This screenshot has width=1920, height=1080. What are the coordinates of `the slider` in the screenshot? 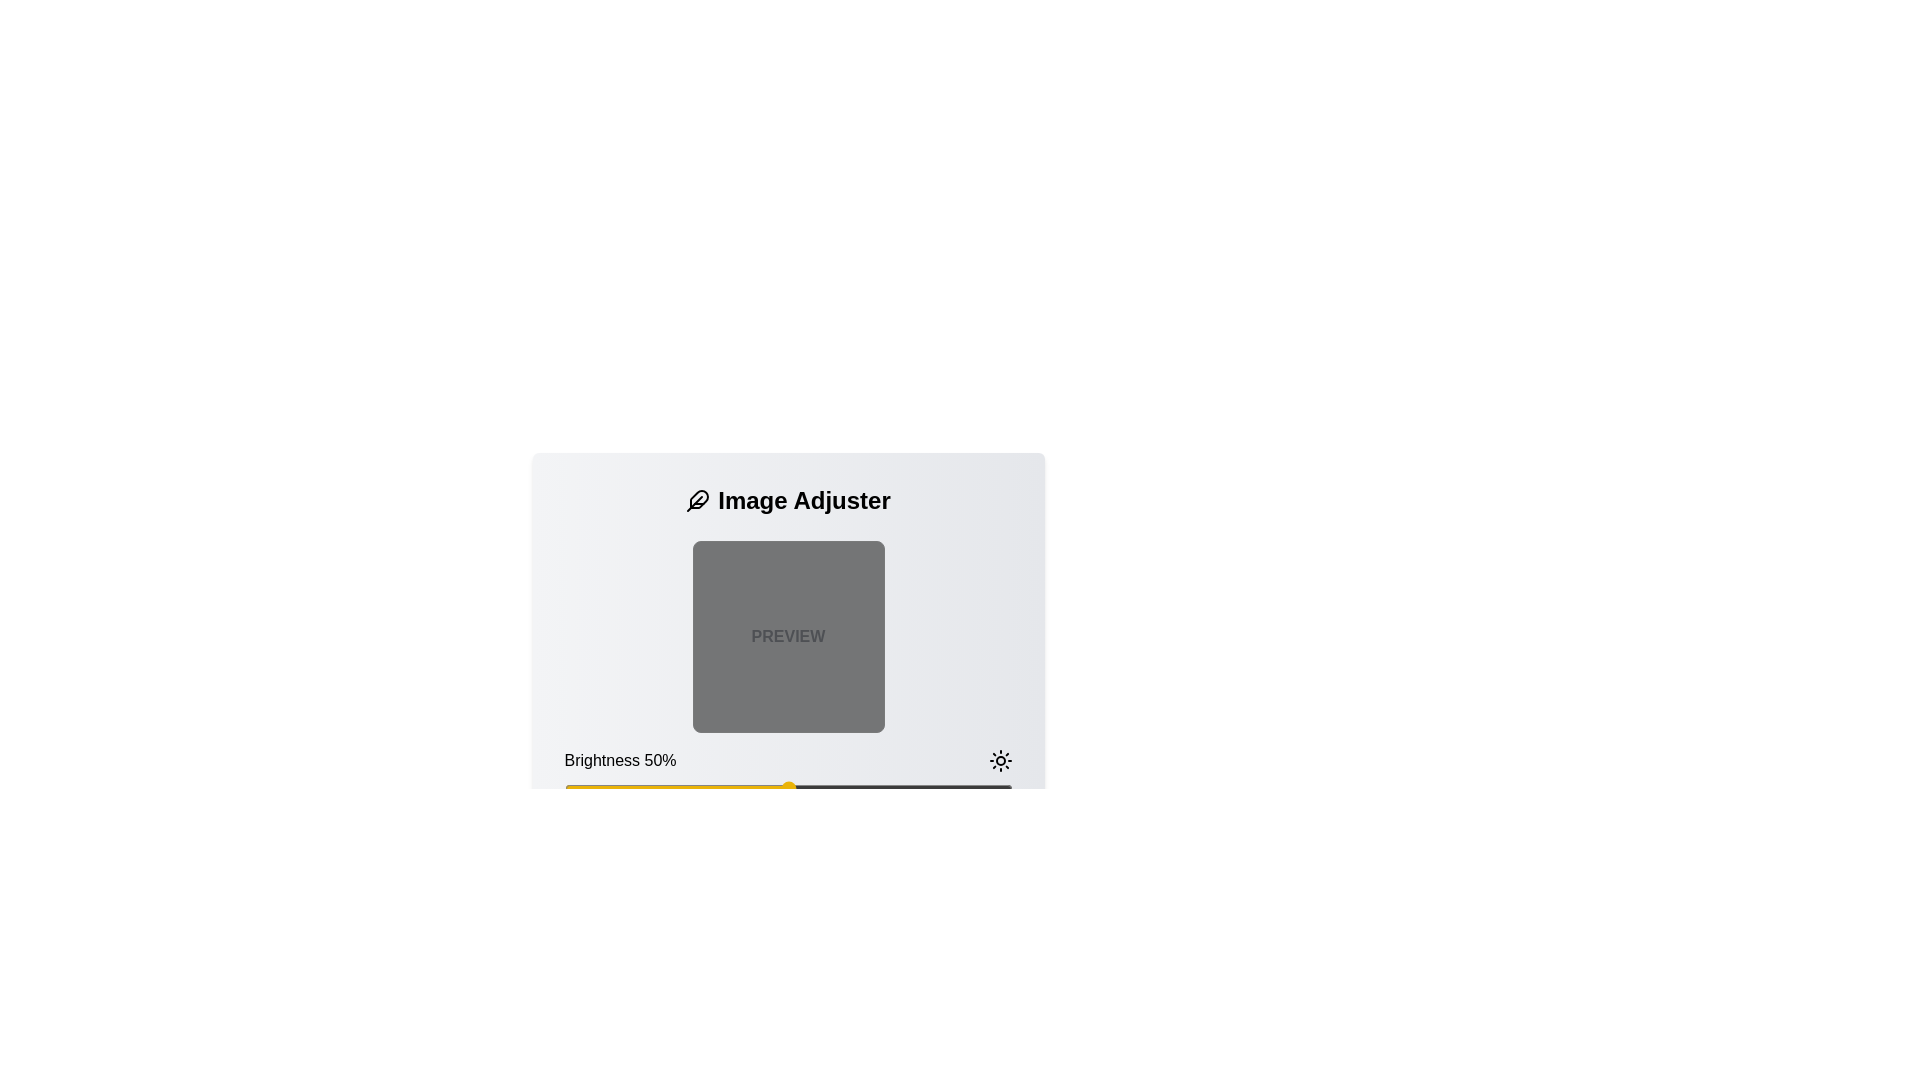 It's located at (976, 788).